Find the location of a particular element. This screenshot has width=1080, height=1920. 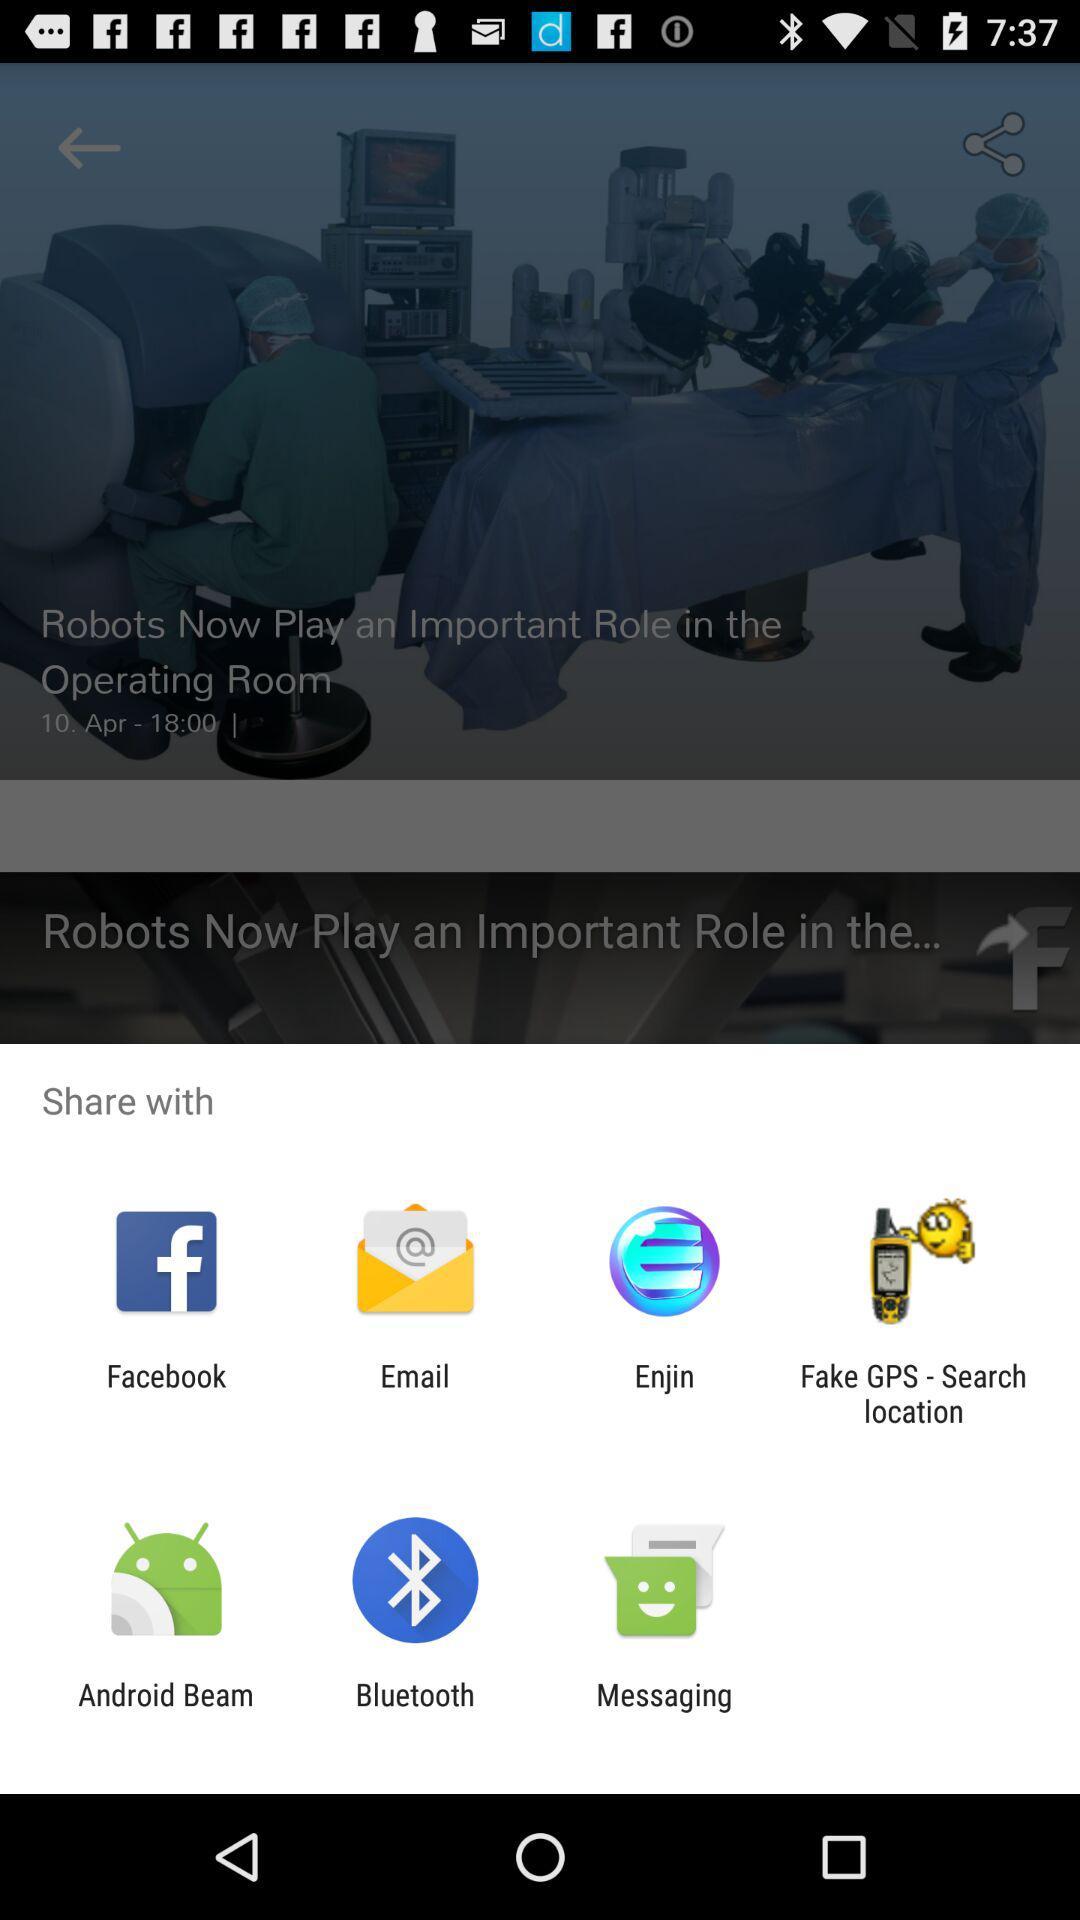

the item next to the enjin is located at coordinates (913, 1392).